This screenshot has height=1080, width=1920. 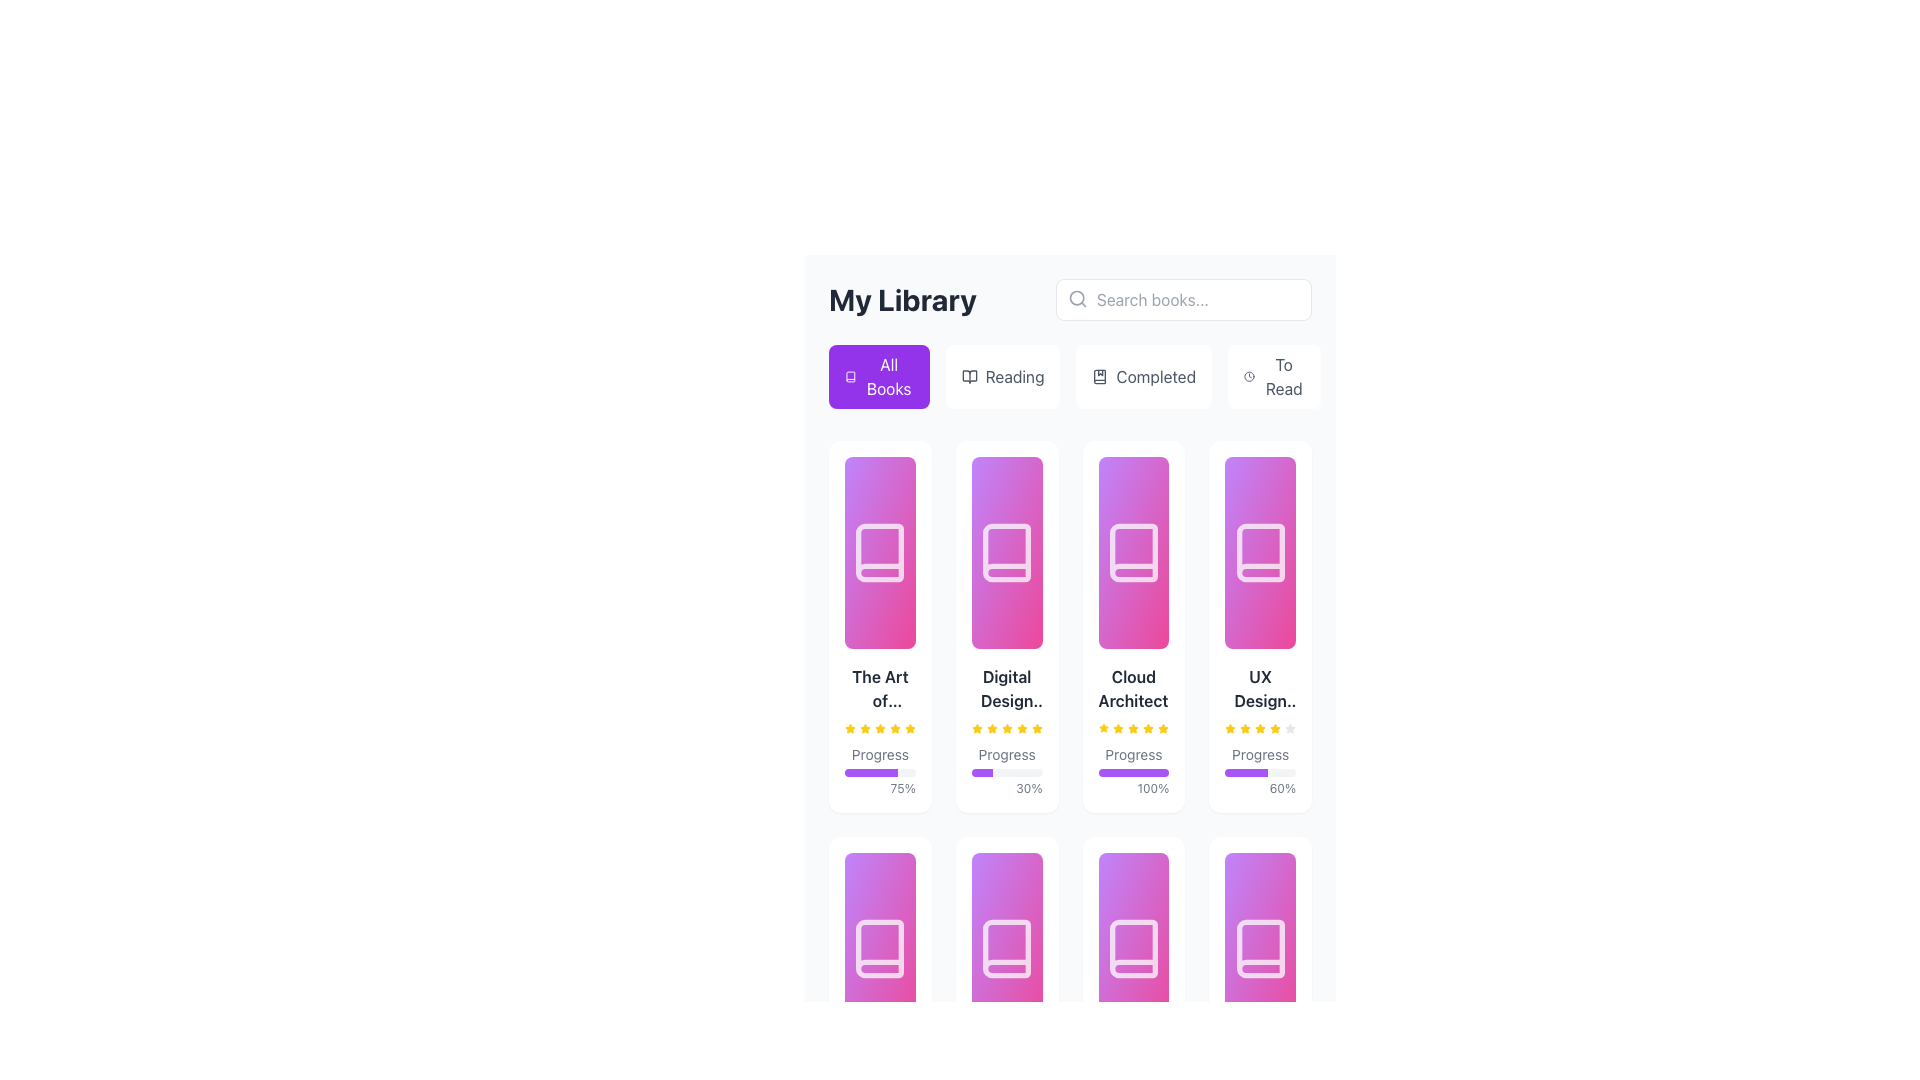 I want to click on progress bar, so click(x=849, y=771).